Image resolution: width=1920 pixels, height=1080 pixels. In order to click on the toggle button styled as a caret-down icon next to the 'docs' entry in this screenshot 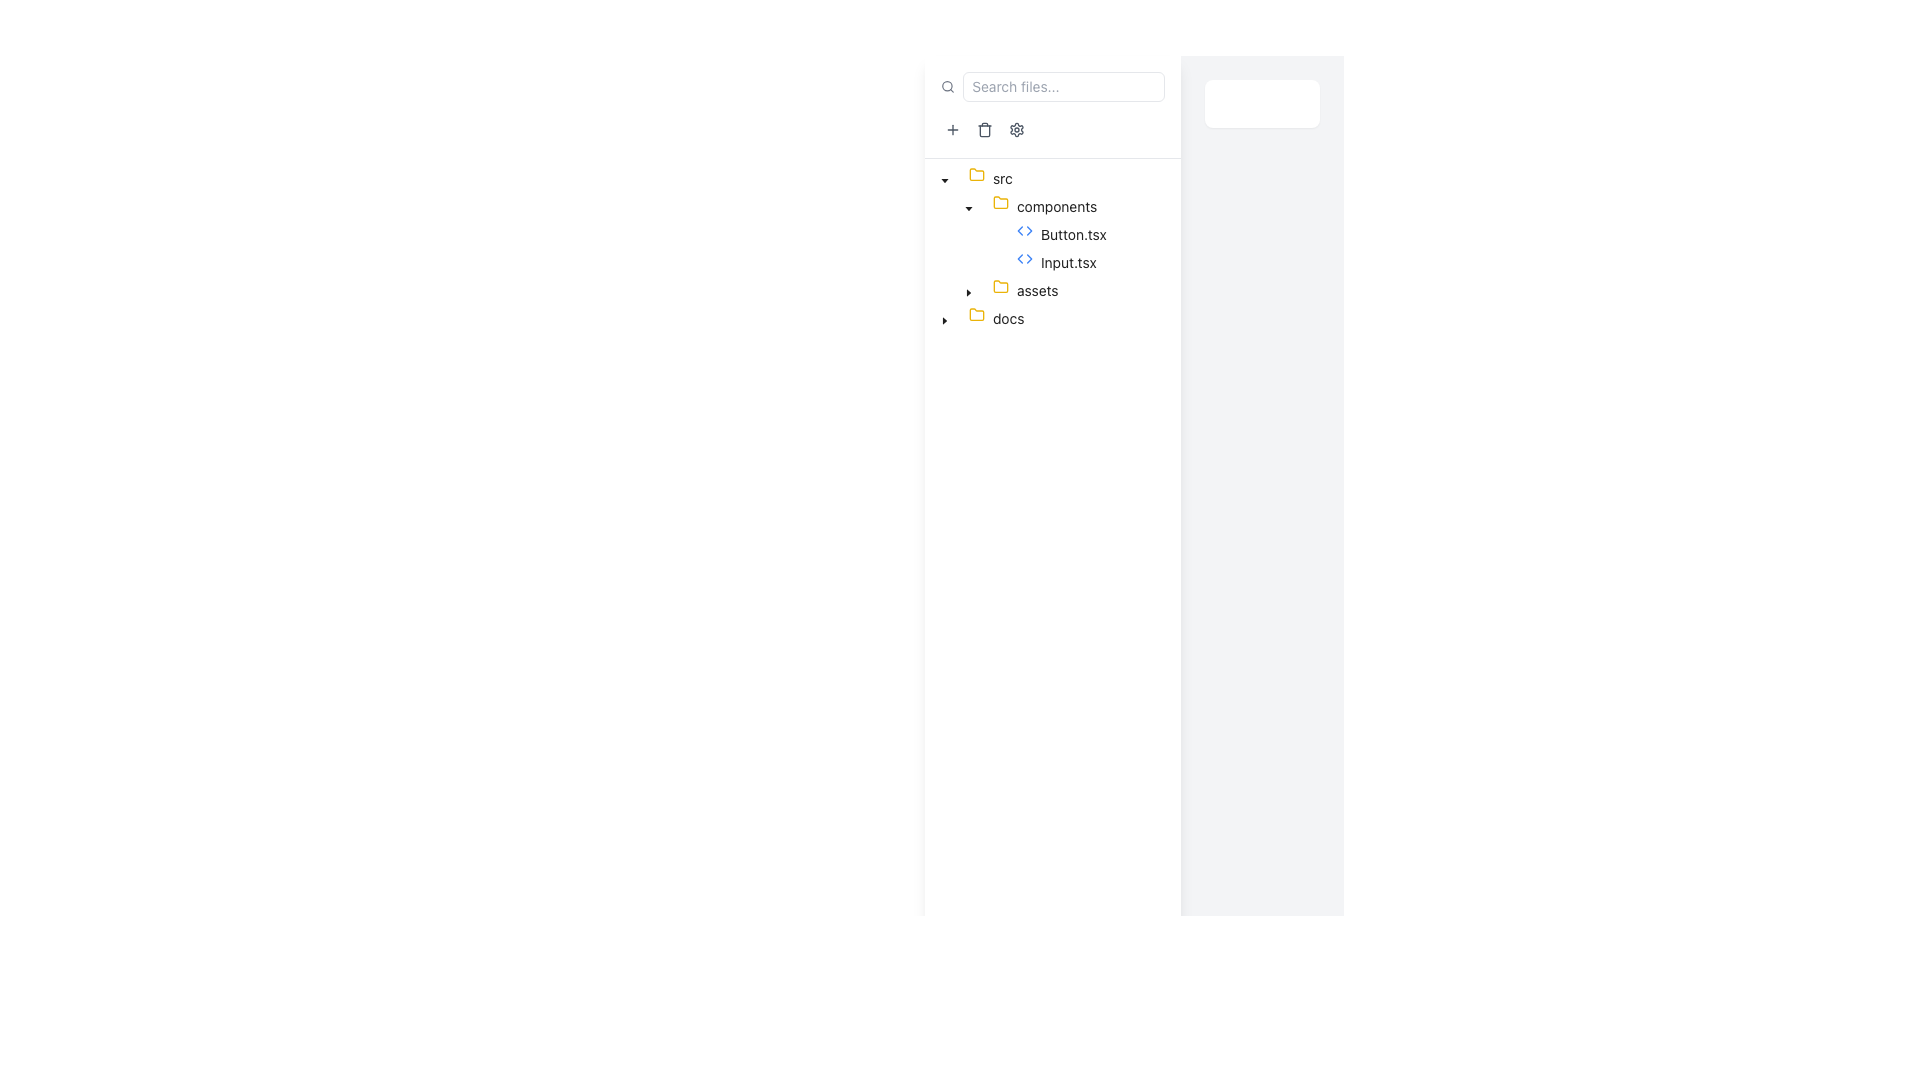, I will do `click(944, 319)`.